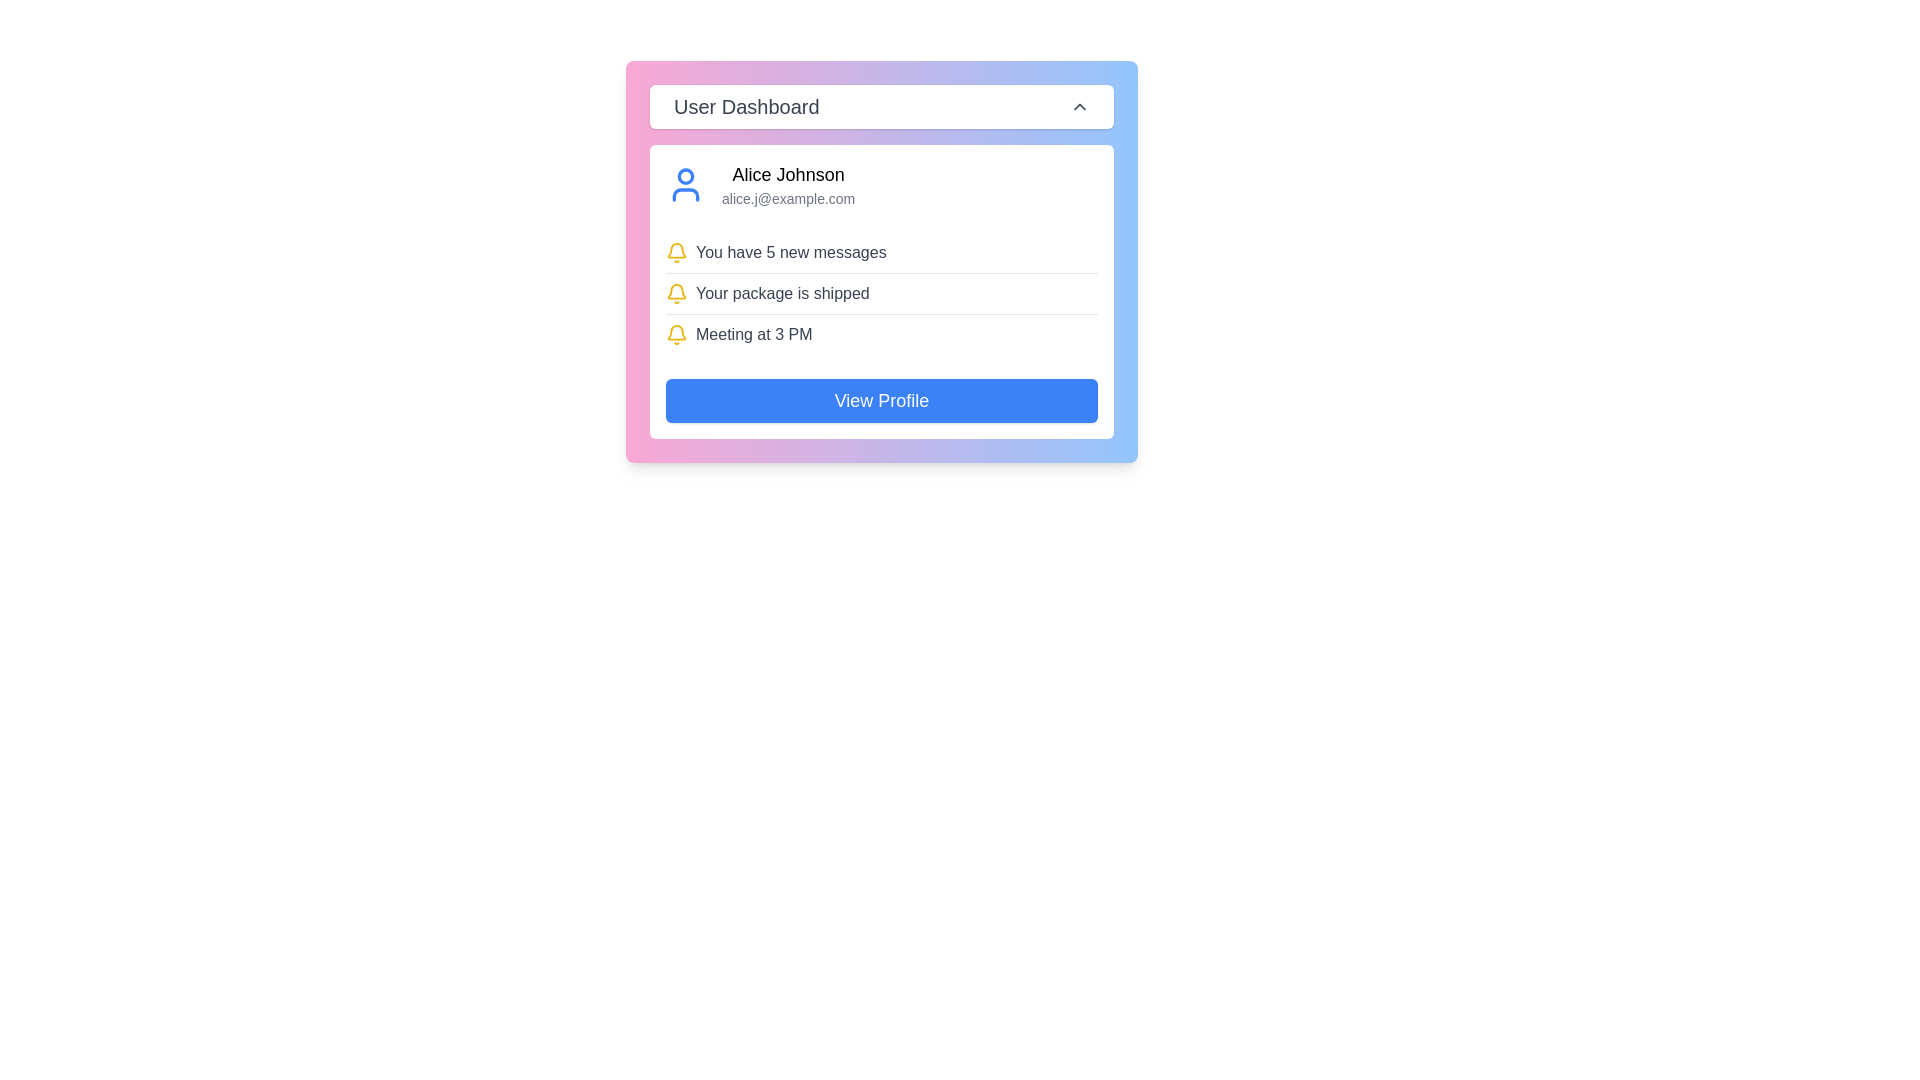 The width and height of the screenshot is (1920, 1080). Describe the element at coordinates (881, 107) in the screenshot. I see `the 'User Dashboard' button to toggle the menu visibility` at that location.